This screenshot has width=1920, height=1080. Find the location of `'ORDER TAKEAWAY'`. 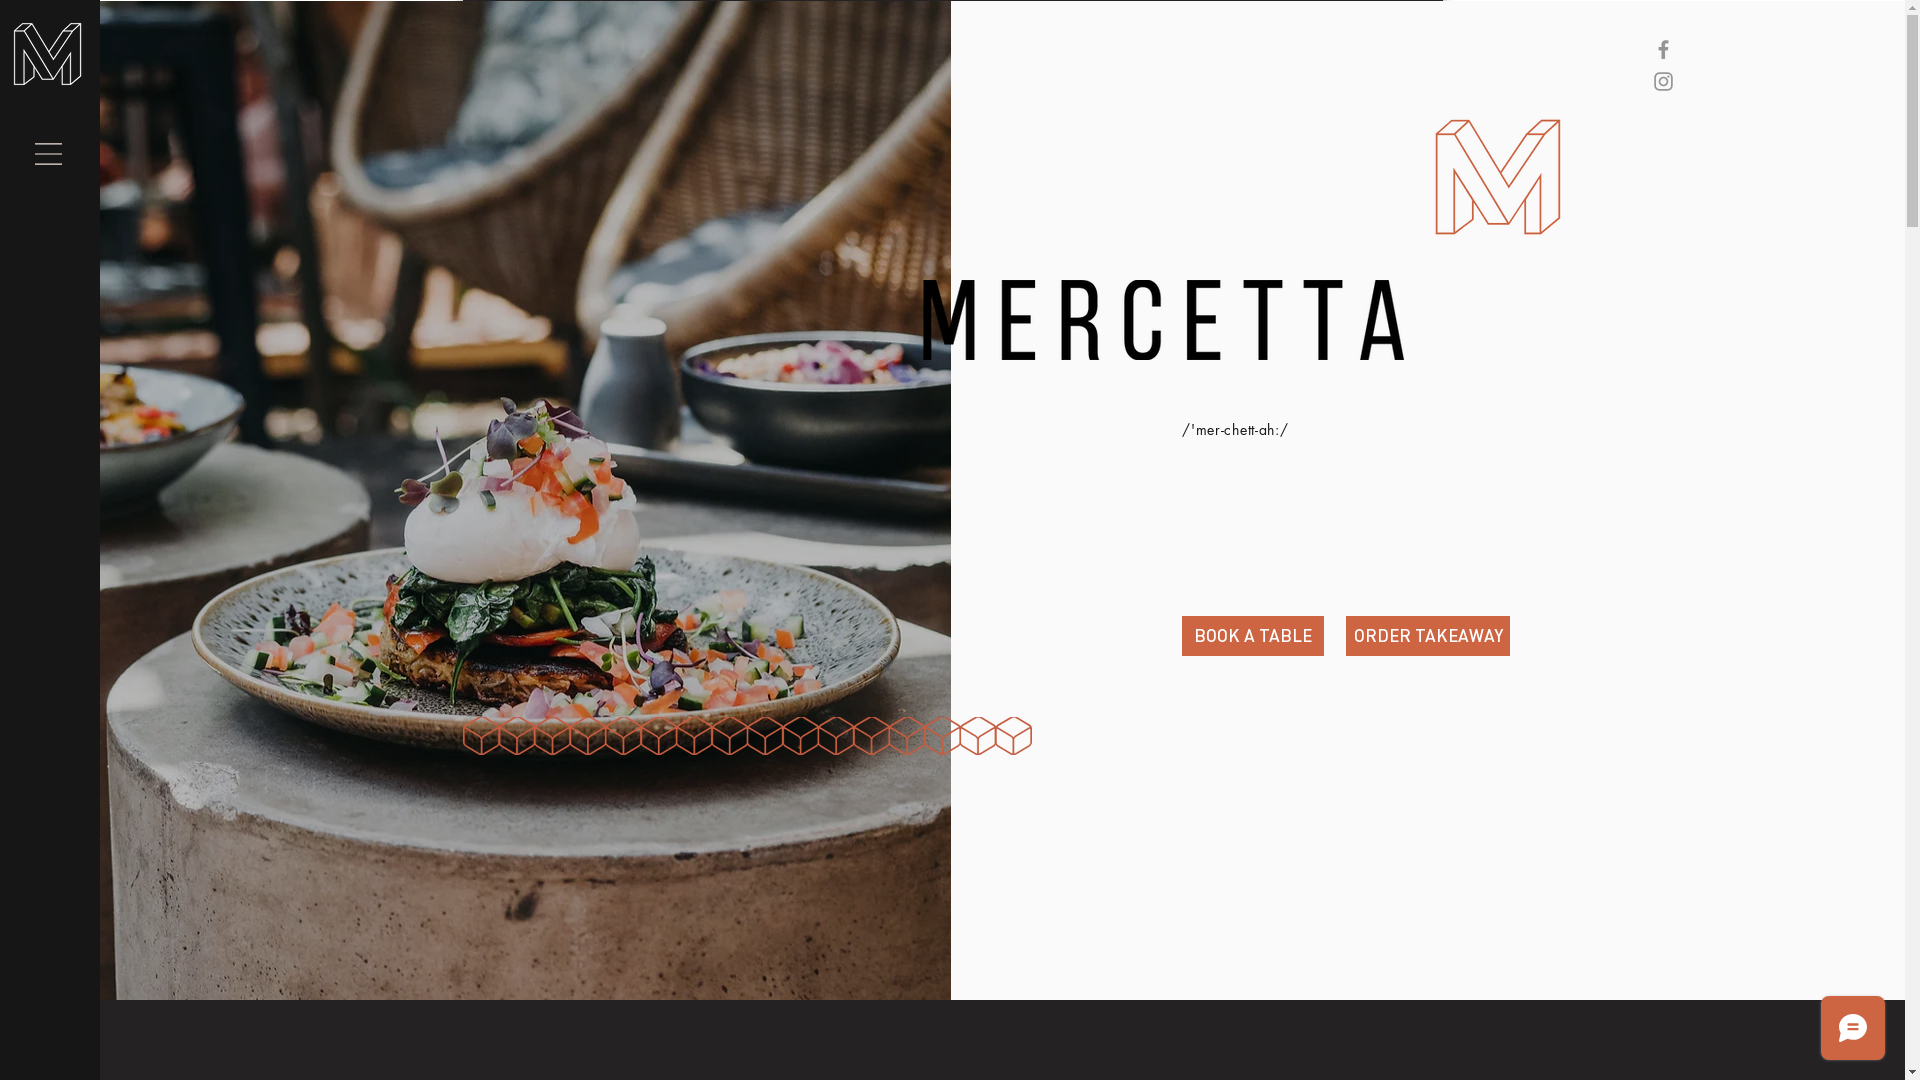

'ORDER TAKEAWAY' is located at coordinates (1427, 636).